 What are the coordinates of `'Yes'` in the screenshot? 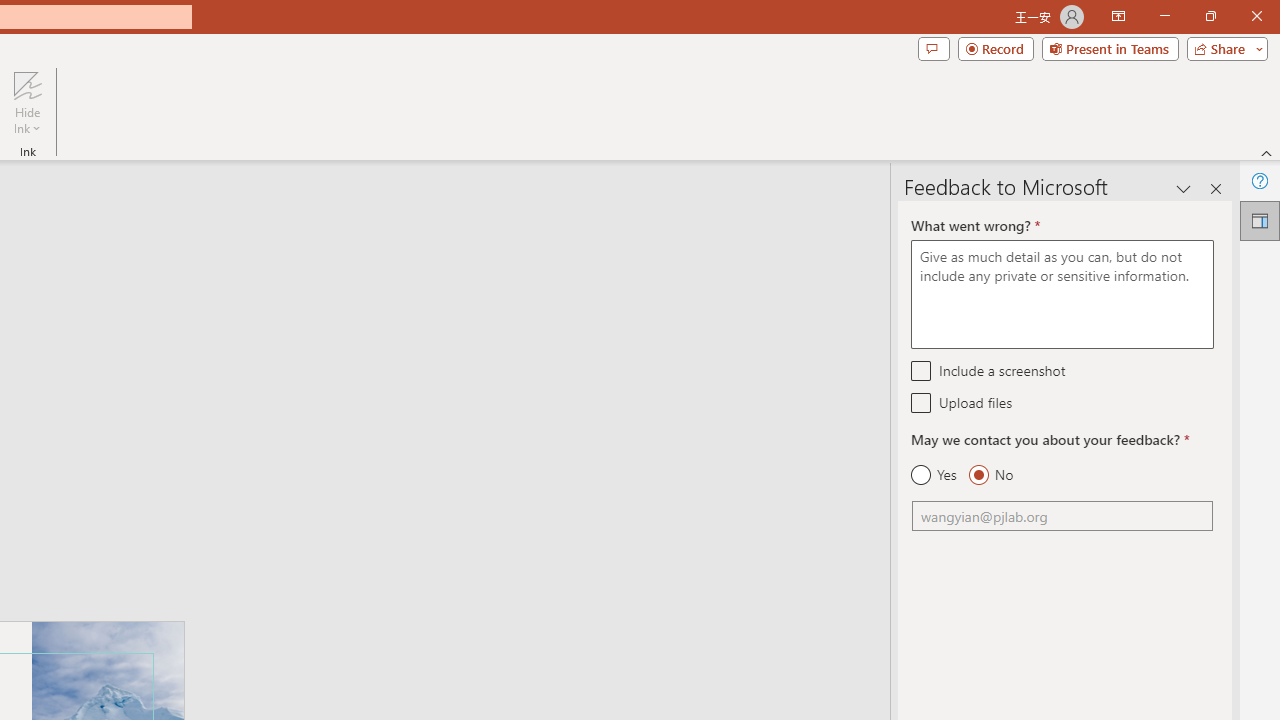 It's located at (933, 475).